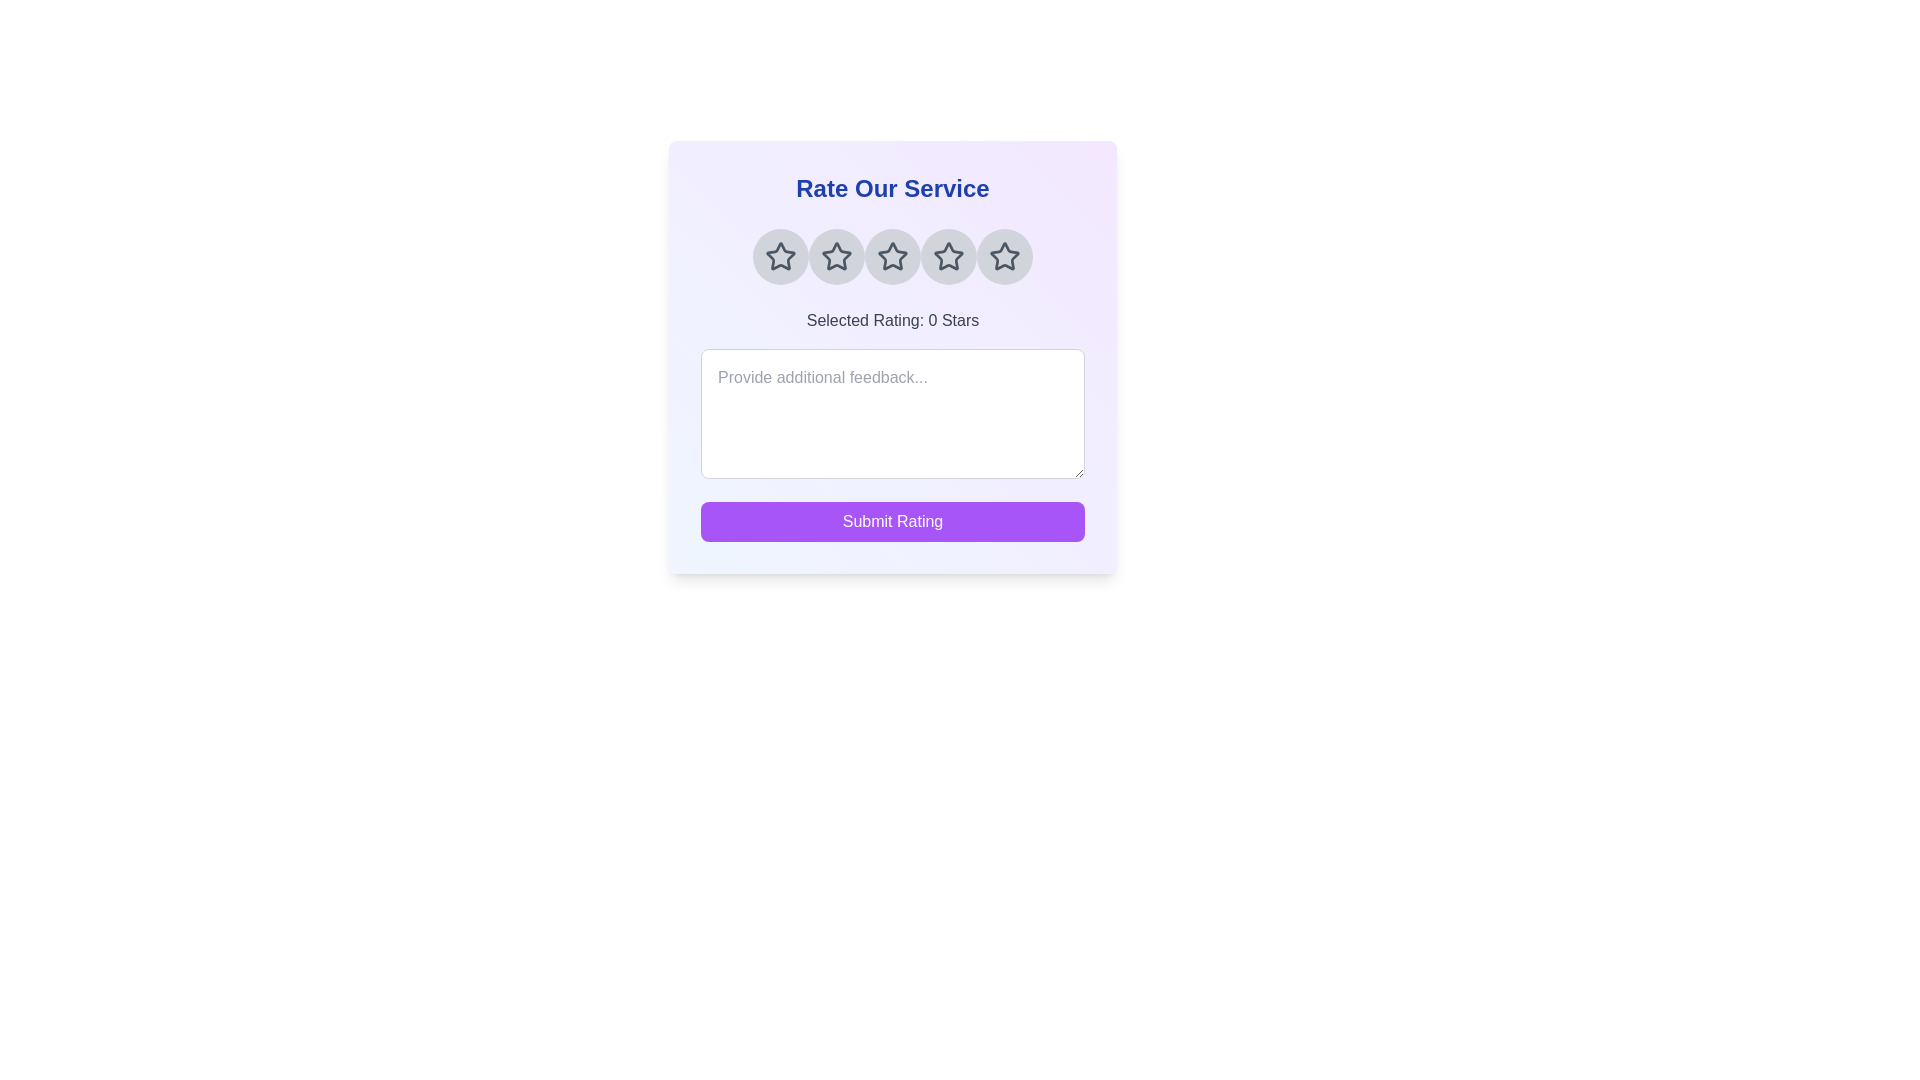 Image resolution: width=1920 pixels, height=1080 pixels. I want to click on the star corresponding to the desired rating 3, so click(891, 256).